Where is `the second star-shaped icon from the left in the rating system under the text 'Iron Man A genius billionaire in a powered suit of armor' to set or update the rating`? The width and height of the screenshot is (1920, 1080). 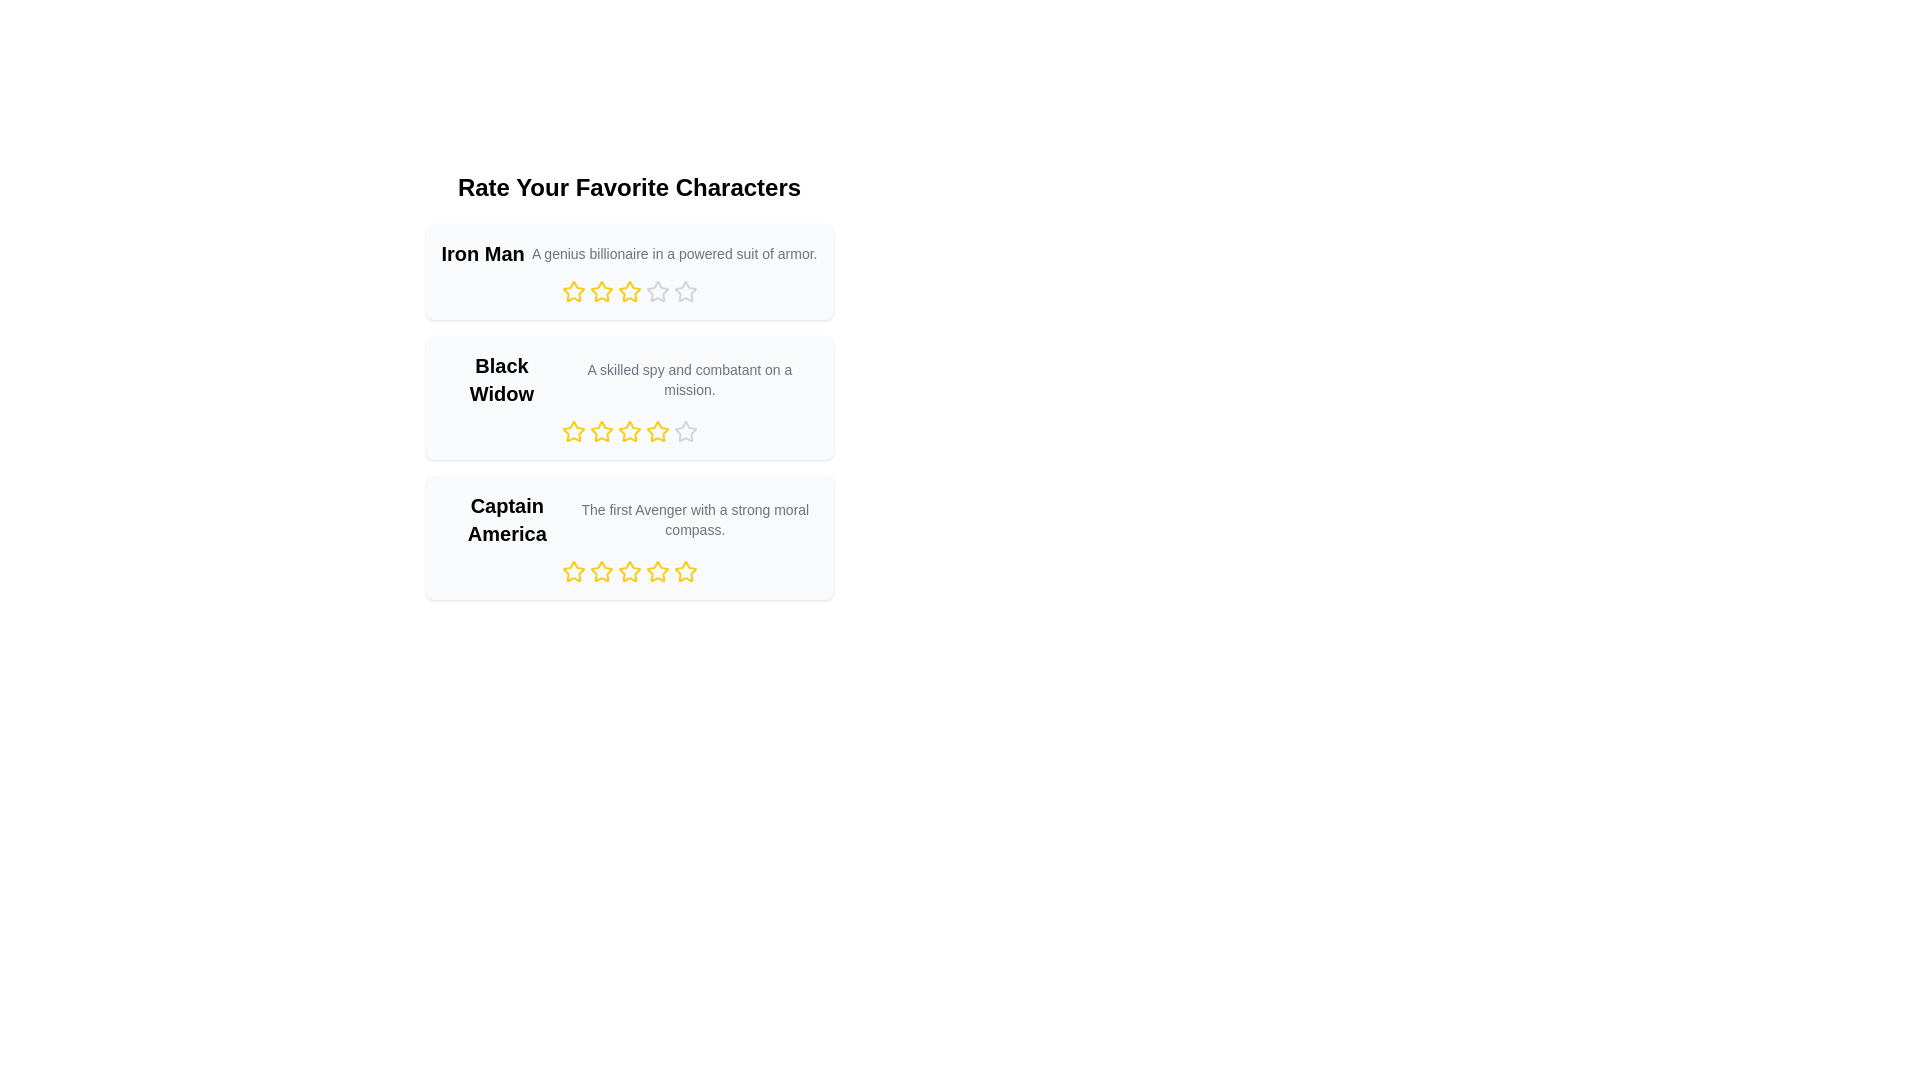
the second star-shaped icon from the left in the rating system under the text 'Iron Man A genius billionaire in a powered suit of armor' to set or update the rating is located at coordinates (600, 291).